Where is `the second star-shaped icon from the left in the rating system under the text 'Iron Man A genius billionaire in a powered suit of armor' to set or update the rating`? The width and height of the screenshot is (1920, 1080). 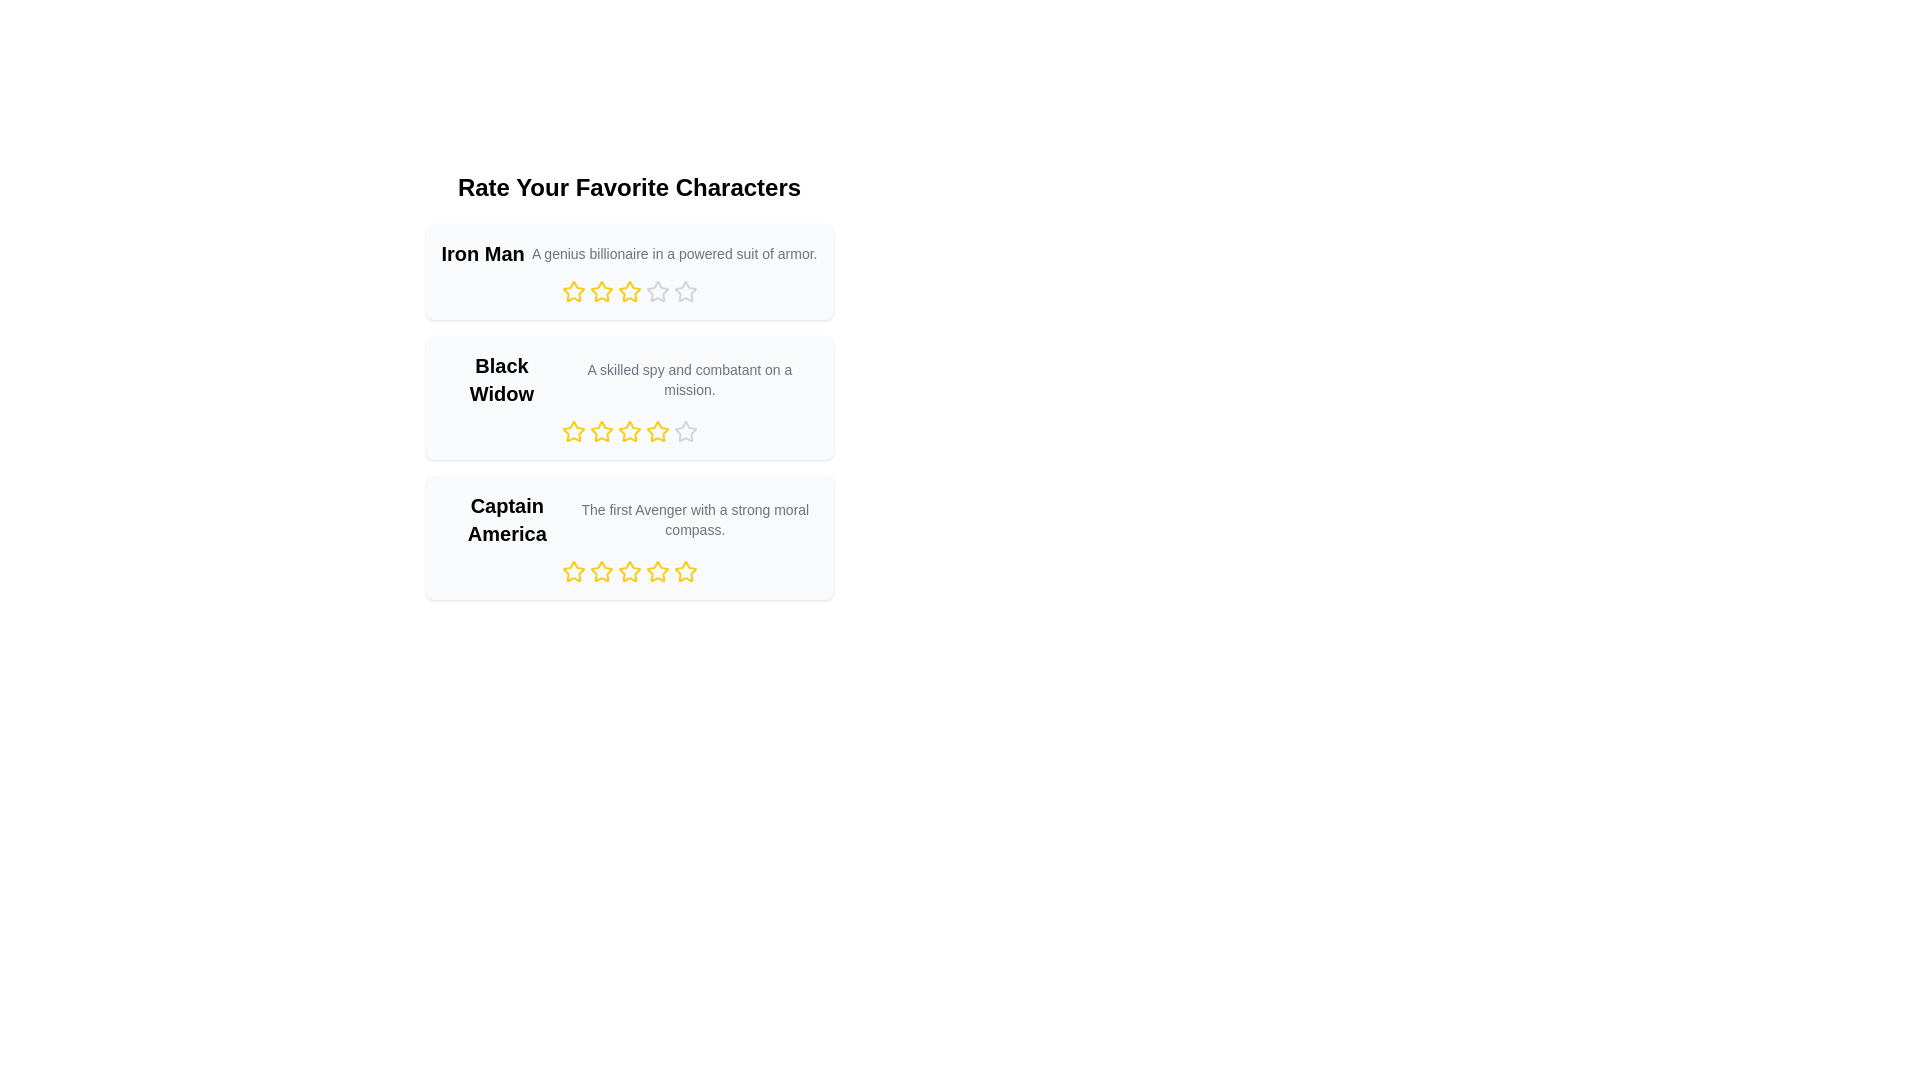
the second star-shaped icon from the left in the rating system under the text 'Iron Man A genius billionaire in a powered suit of armor' to set or update the rating is located at coordinates (600, 291).